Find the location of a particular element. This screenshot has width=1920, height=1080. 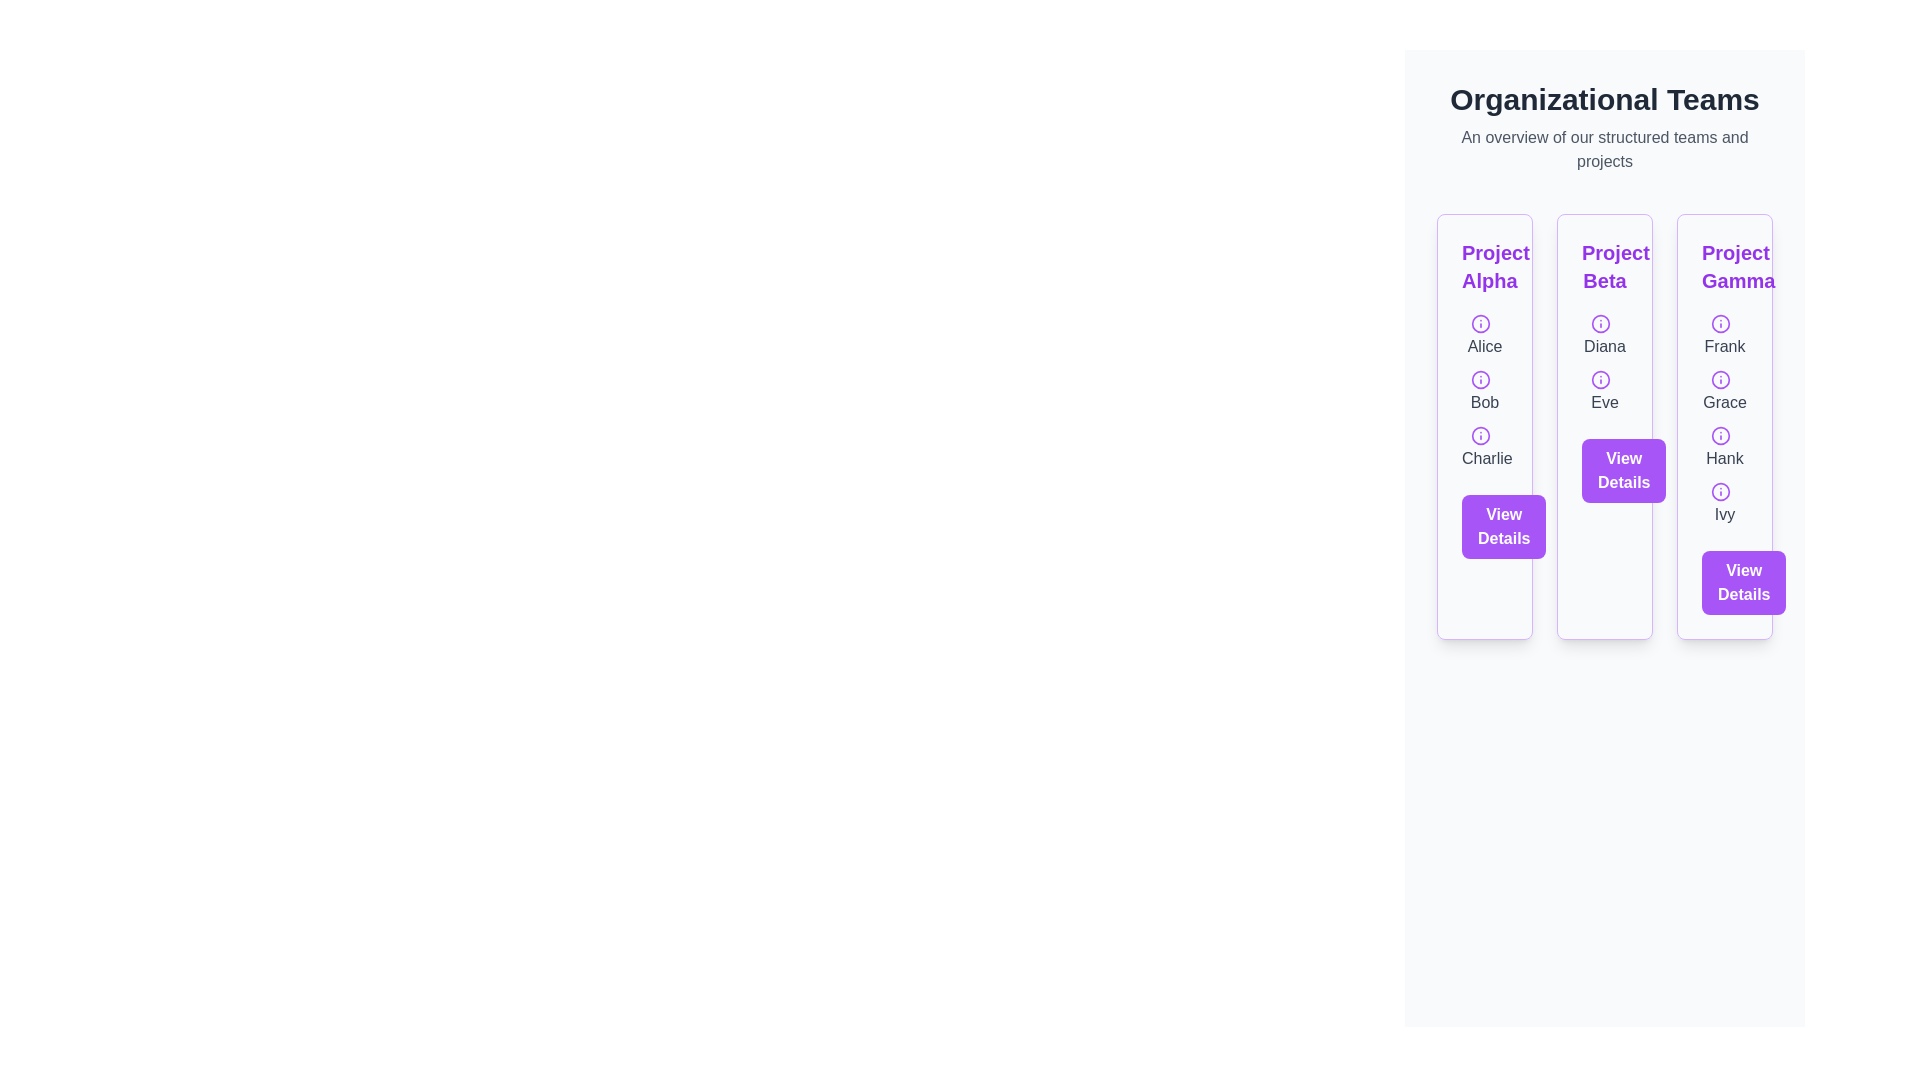

the circular outline icon in the 'Project Gamma' column adjacent to the name 'Hank' on the right-most card is located at coordinates (1720, 434).